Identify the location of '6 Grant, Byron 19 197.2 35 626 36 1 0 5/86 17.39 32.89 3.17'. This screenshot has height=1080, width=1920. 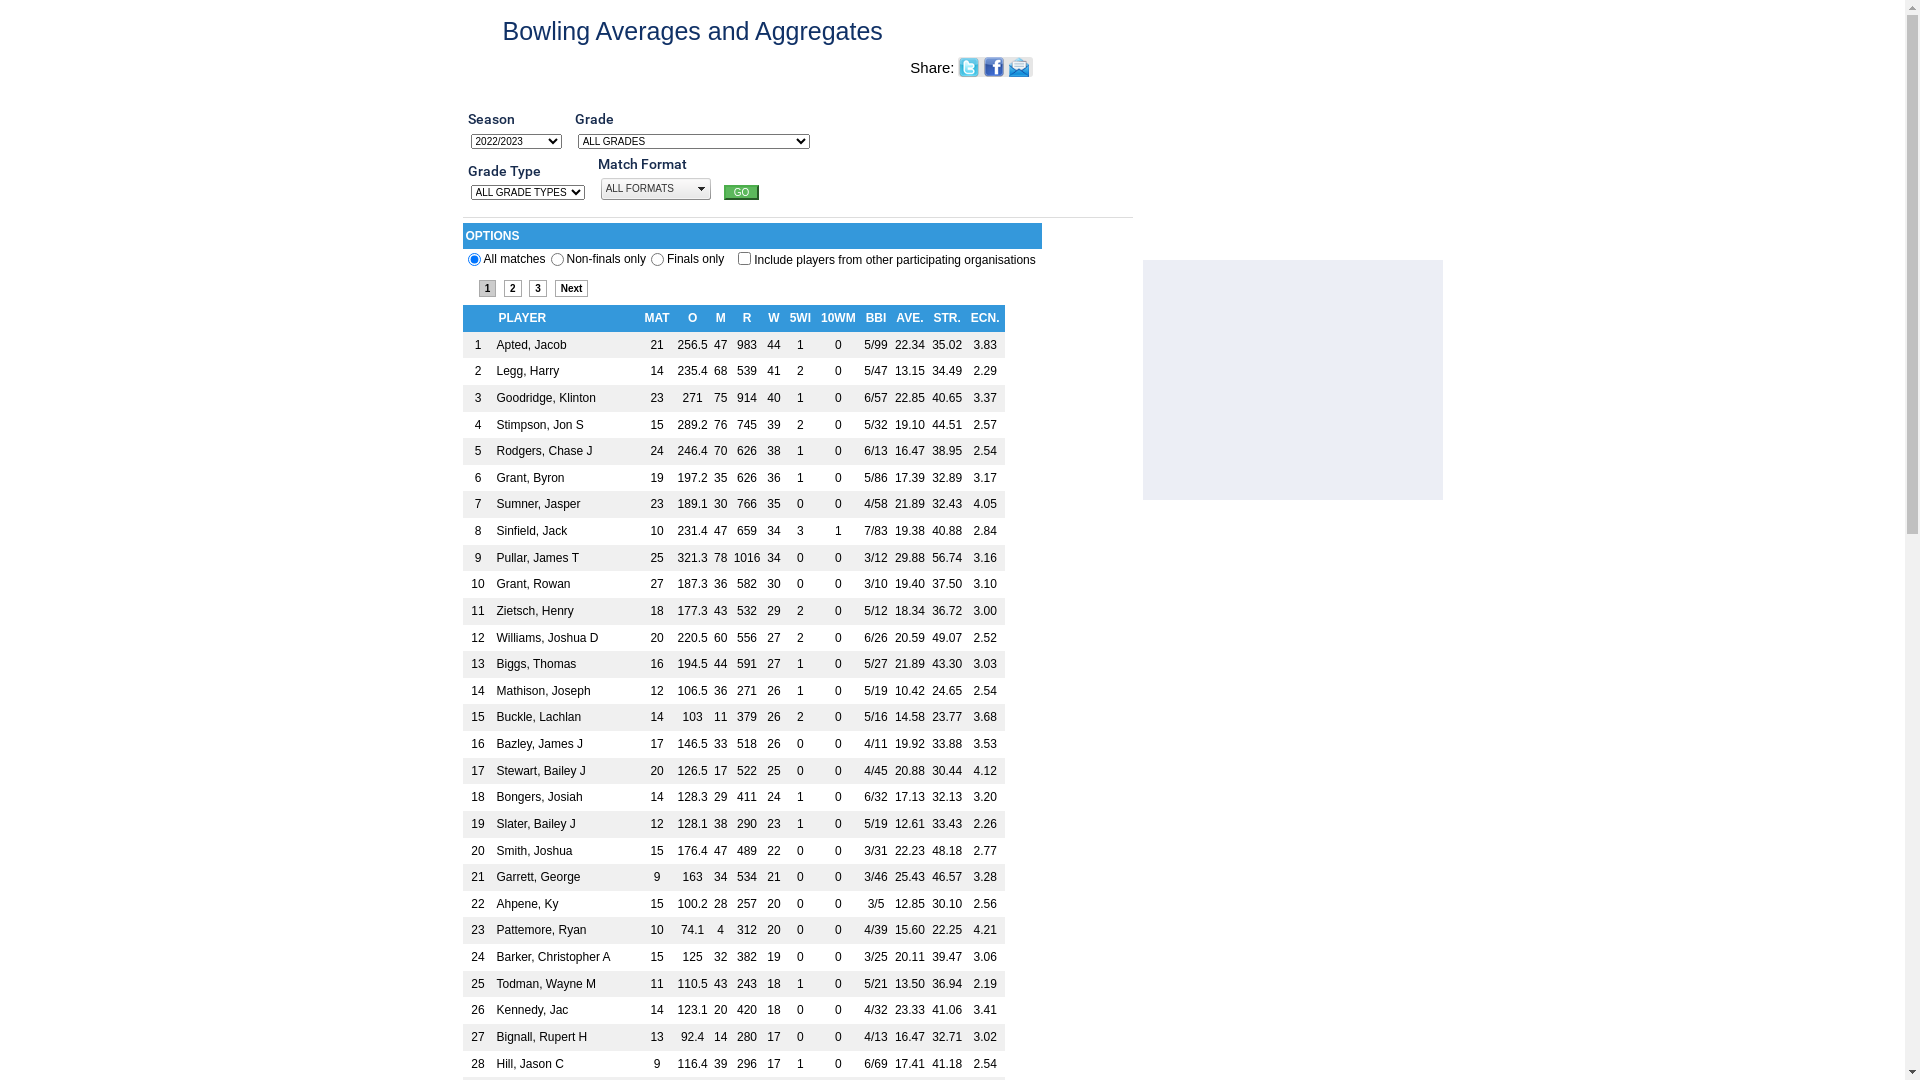
(732, 478).